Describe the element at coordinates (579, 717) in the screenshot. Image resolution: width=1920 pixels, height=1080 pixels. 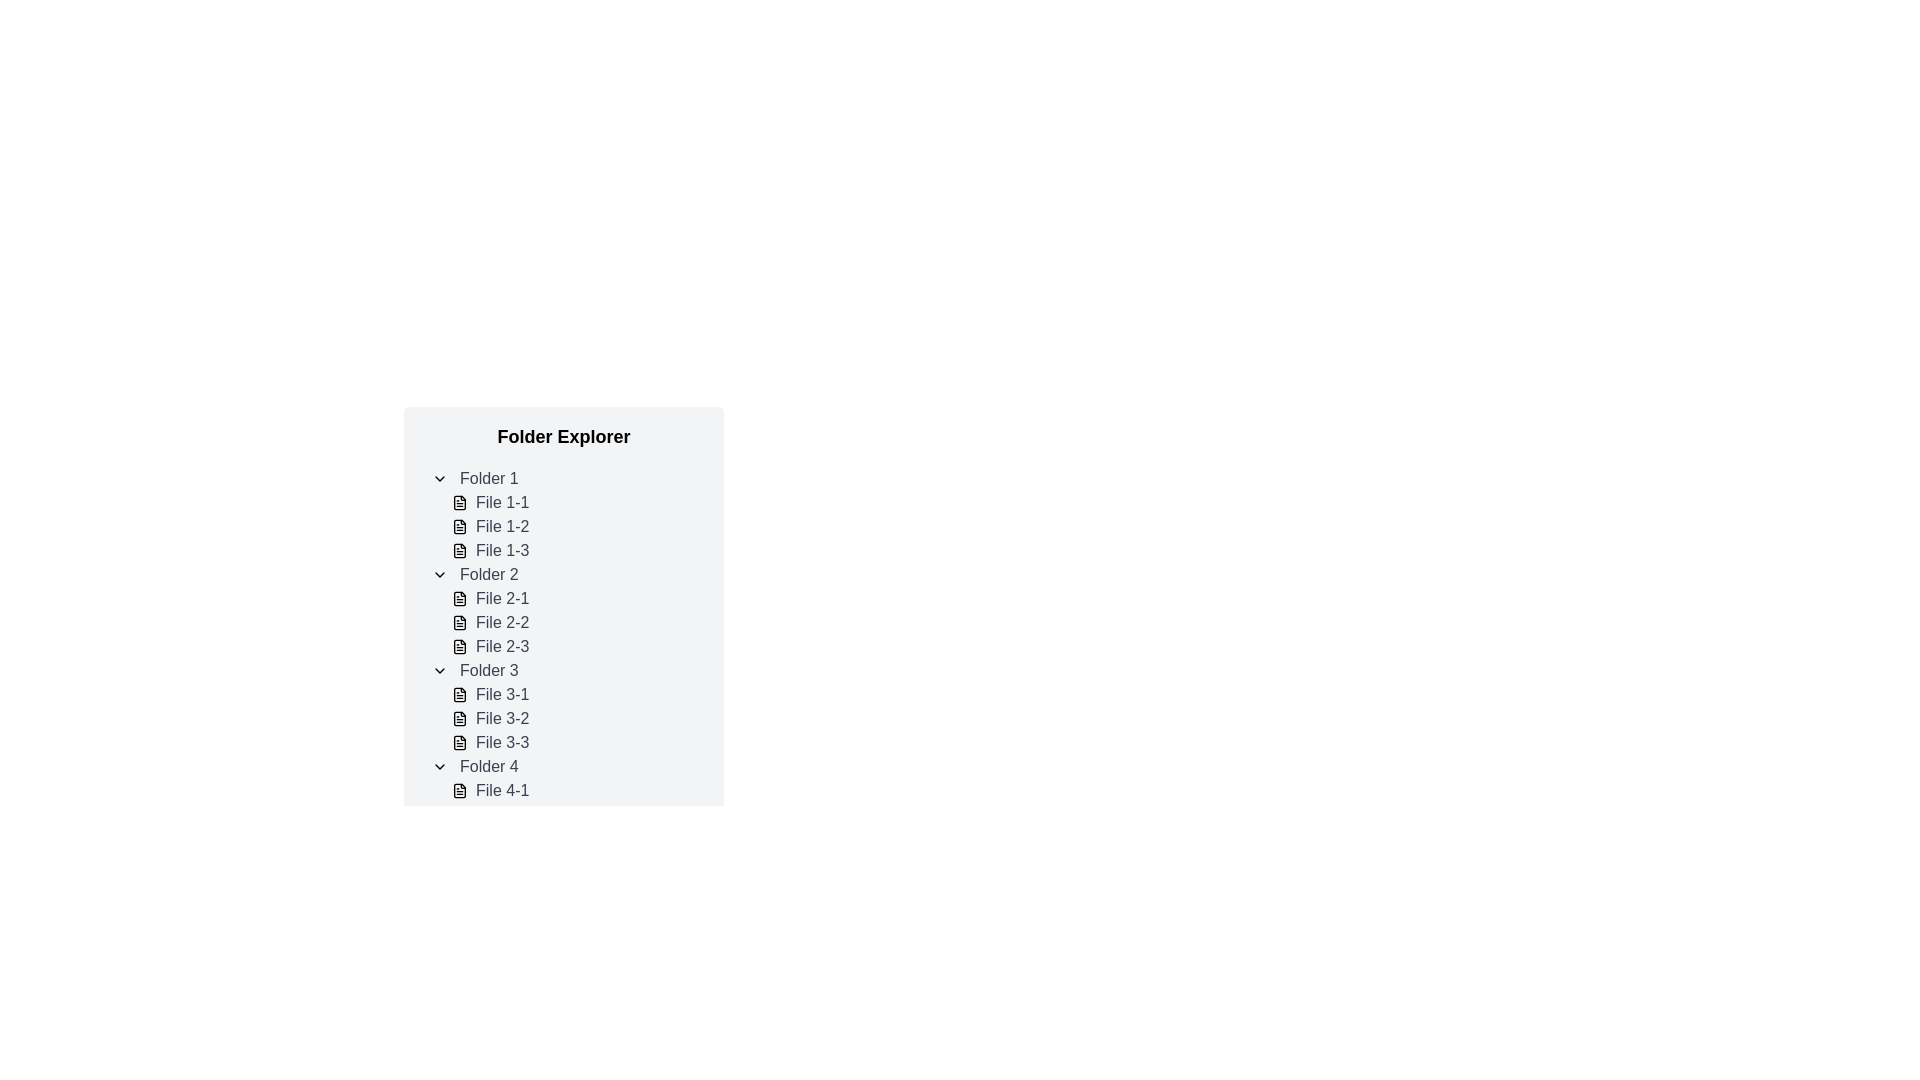
I see `the selectable file named 'File 3-2' in the folder explorer, which is the second item within 'Folder 3'` at that location.